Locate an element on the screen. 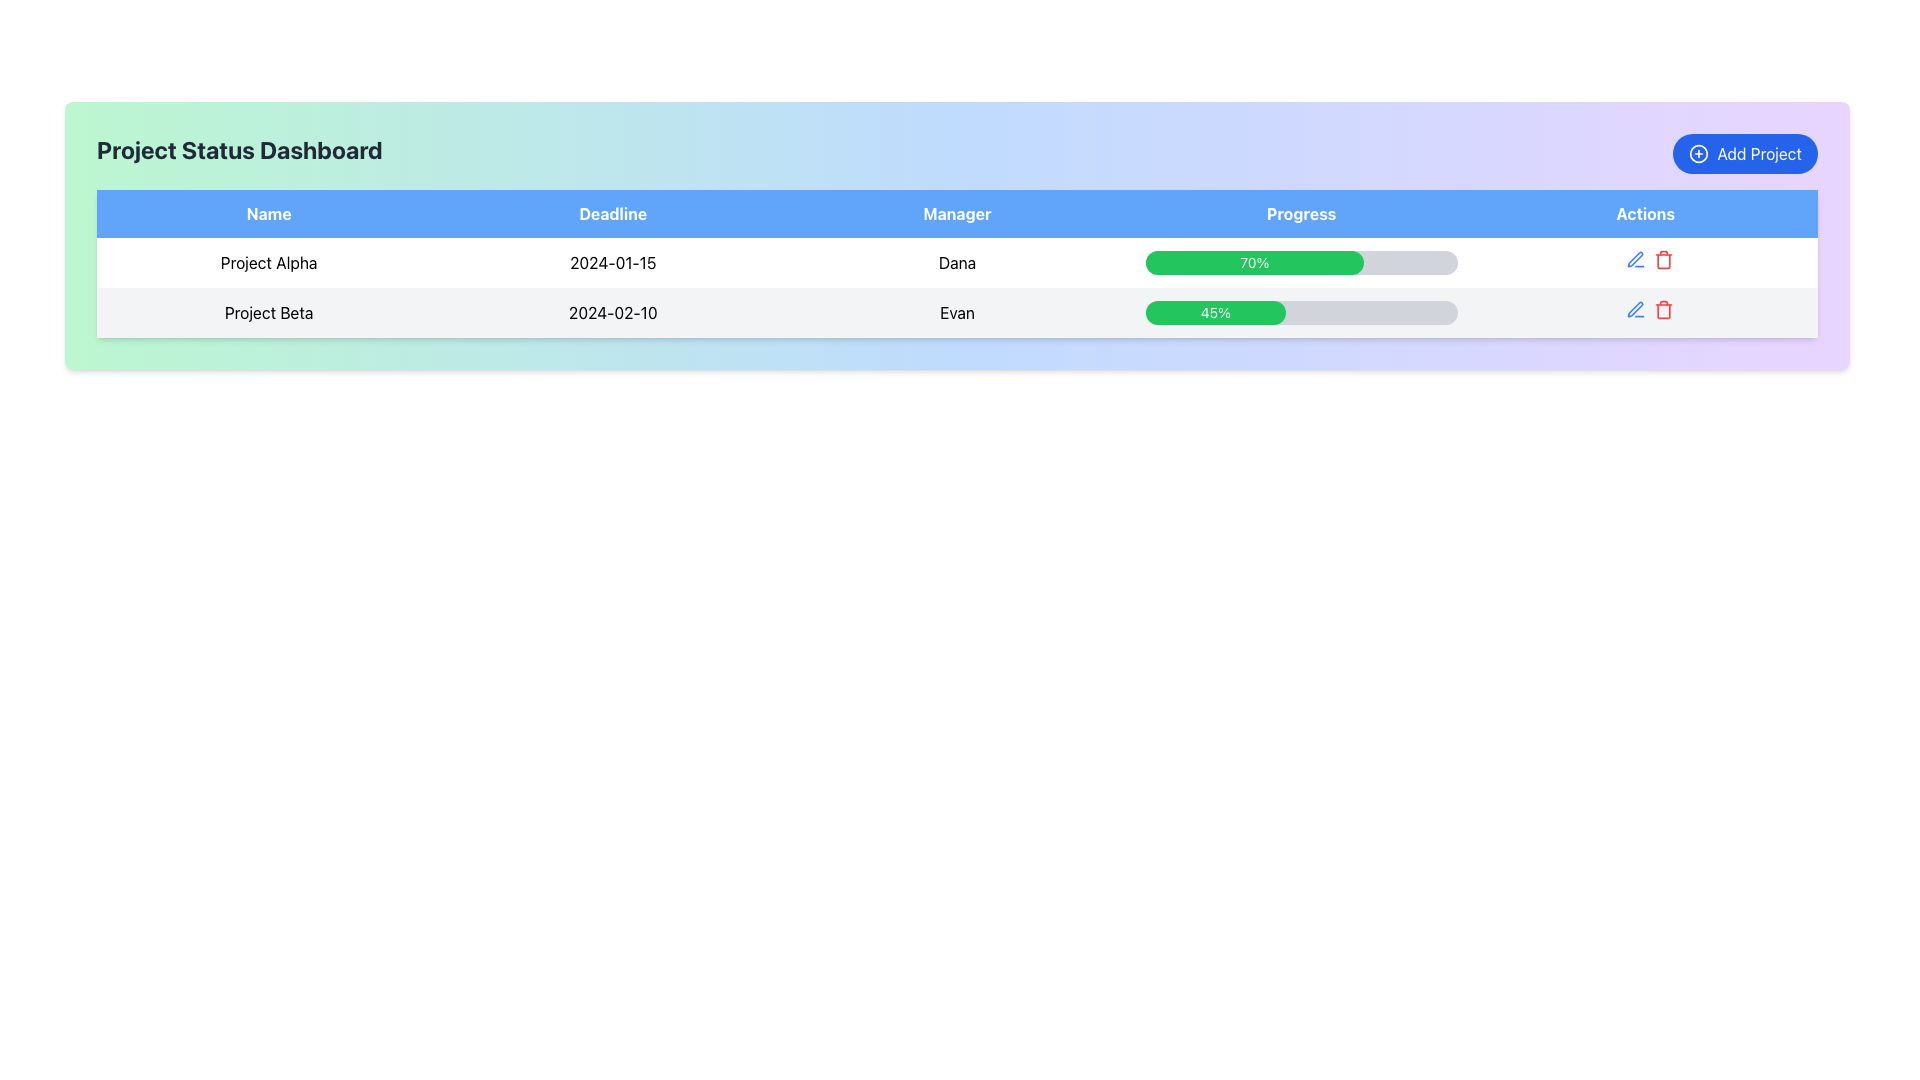 Image resolution: width=1920 pixels, height=1080 pixels. the 'Actions' column header, which is the fifth column in the table, located at the top-right adjacent to the 'Progress' column is located at coordinates (1645, 213).